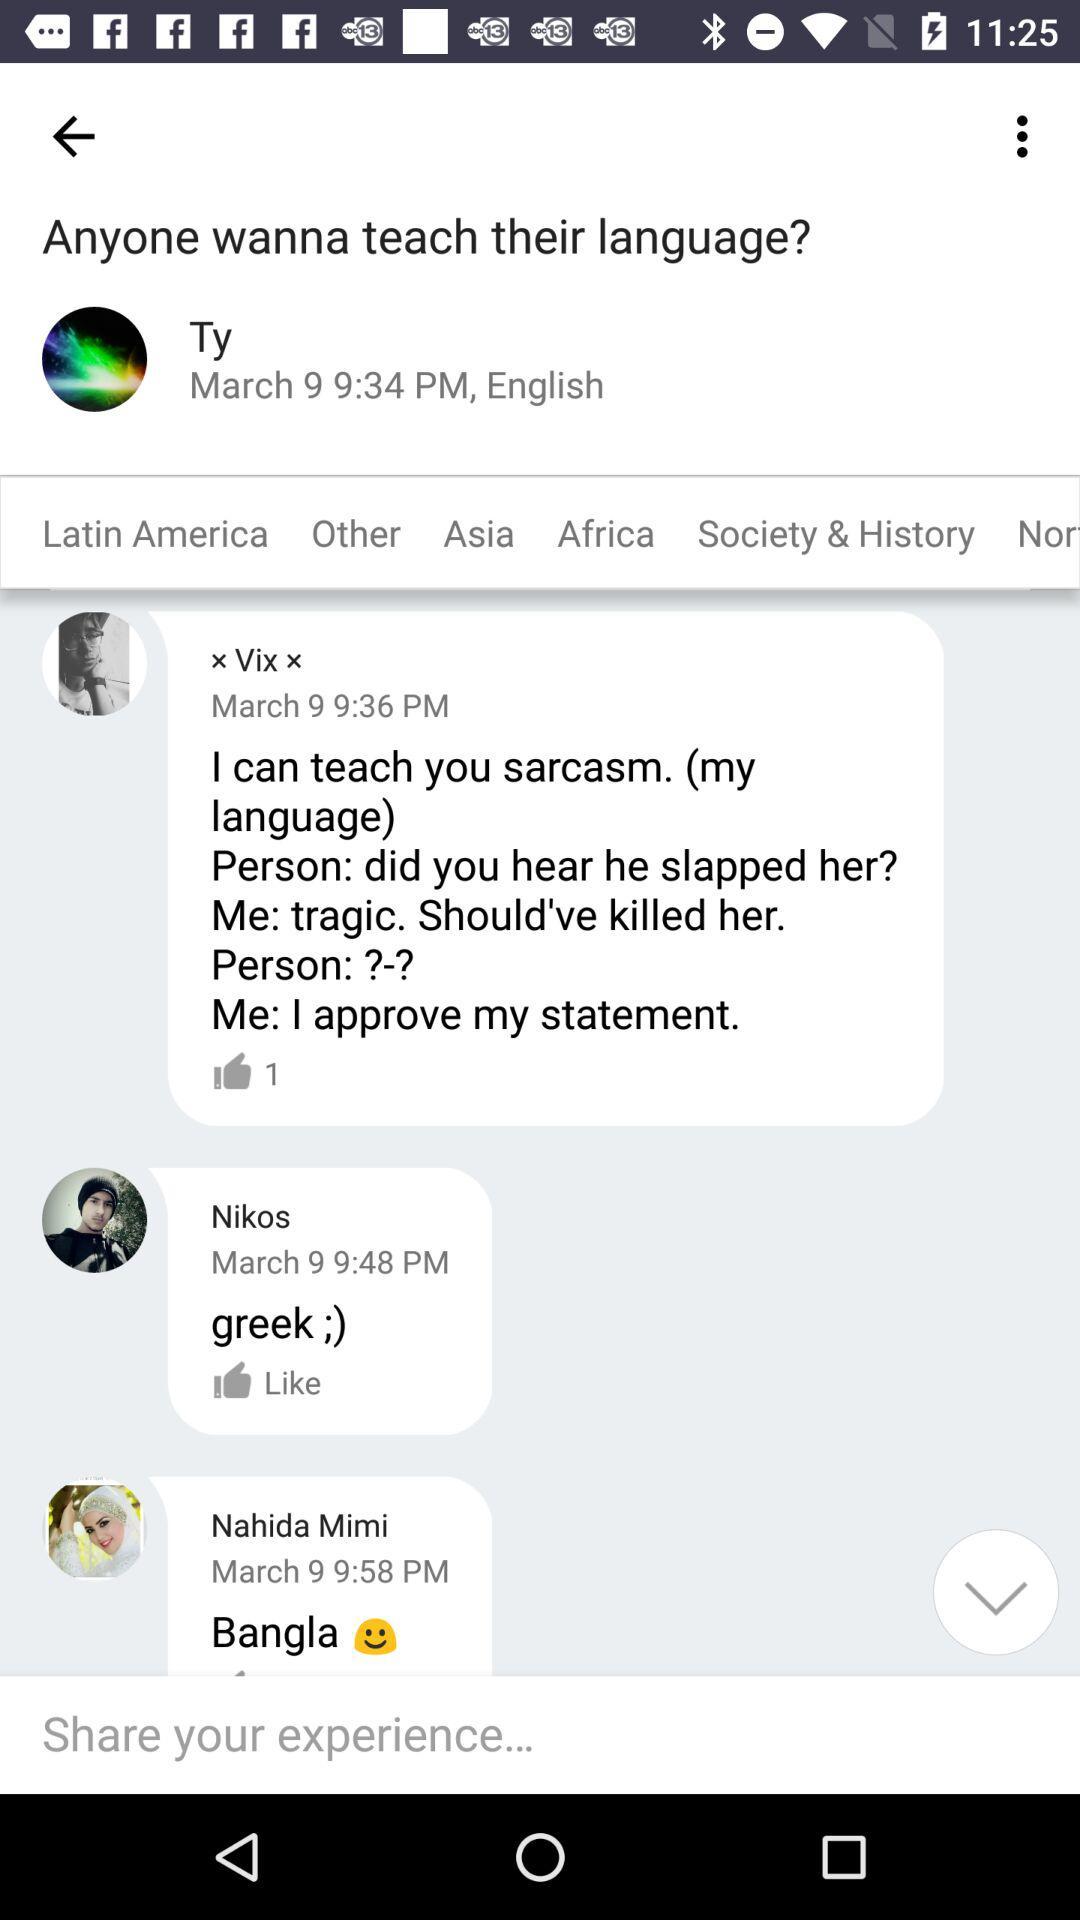 This screenshot has height=1920, width=1080. I want to click on open user image, so click(94, 1528).